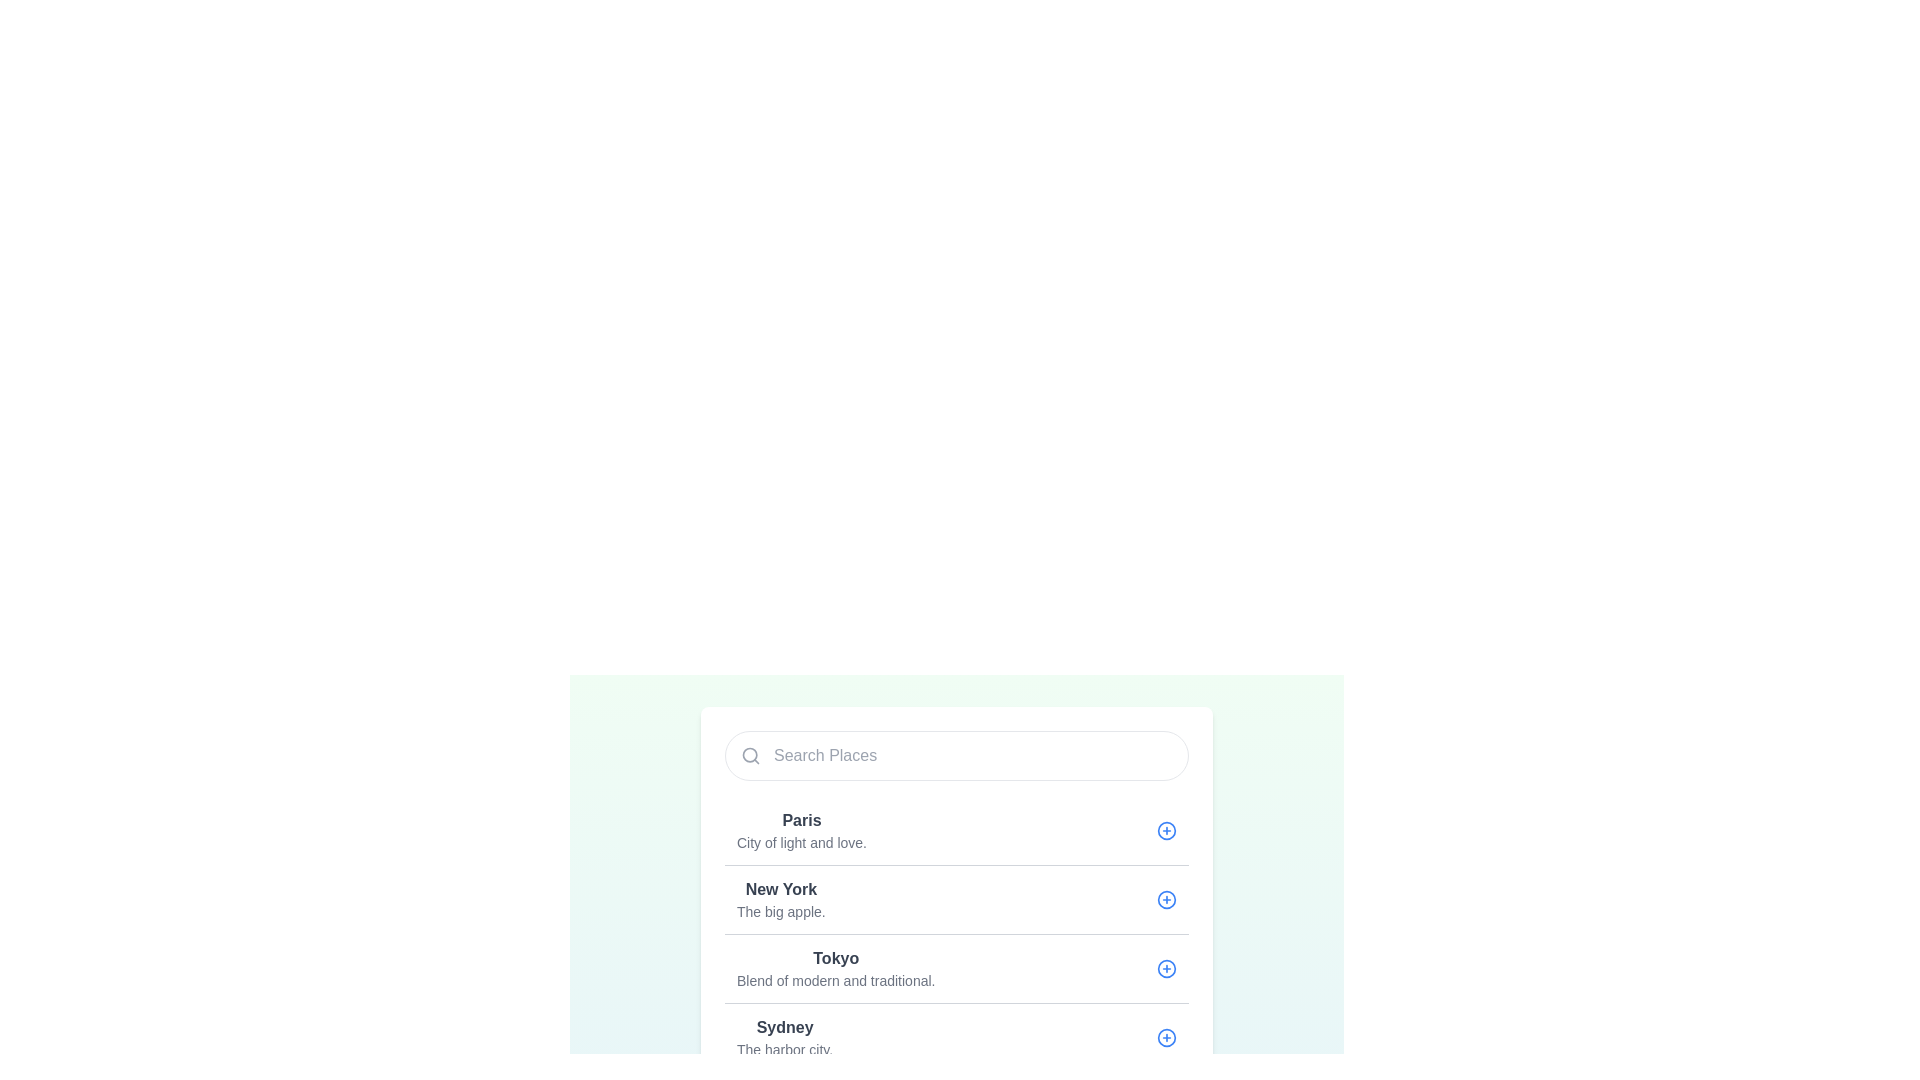  Describe the element at coordinates (784, 1036) in the screenshot. I see `text label representing the city 'Sydney', which is the fourth entry in a list of places located under a search bar towards the bottom of the visible area` at that location.